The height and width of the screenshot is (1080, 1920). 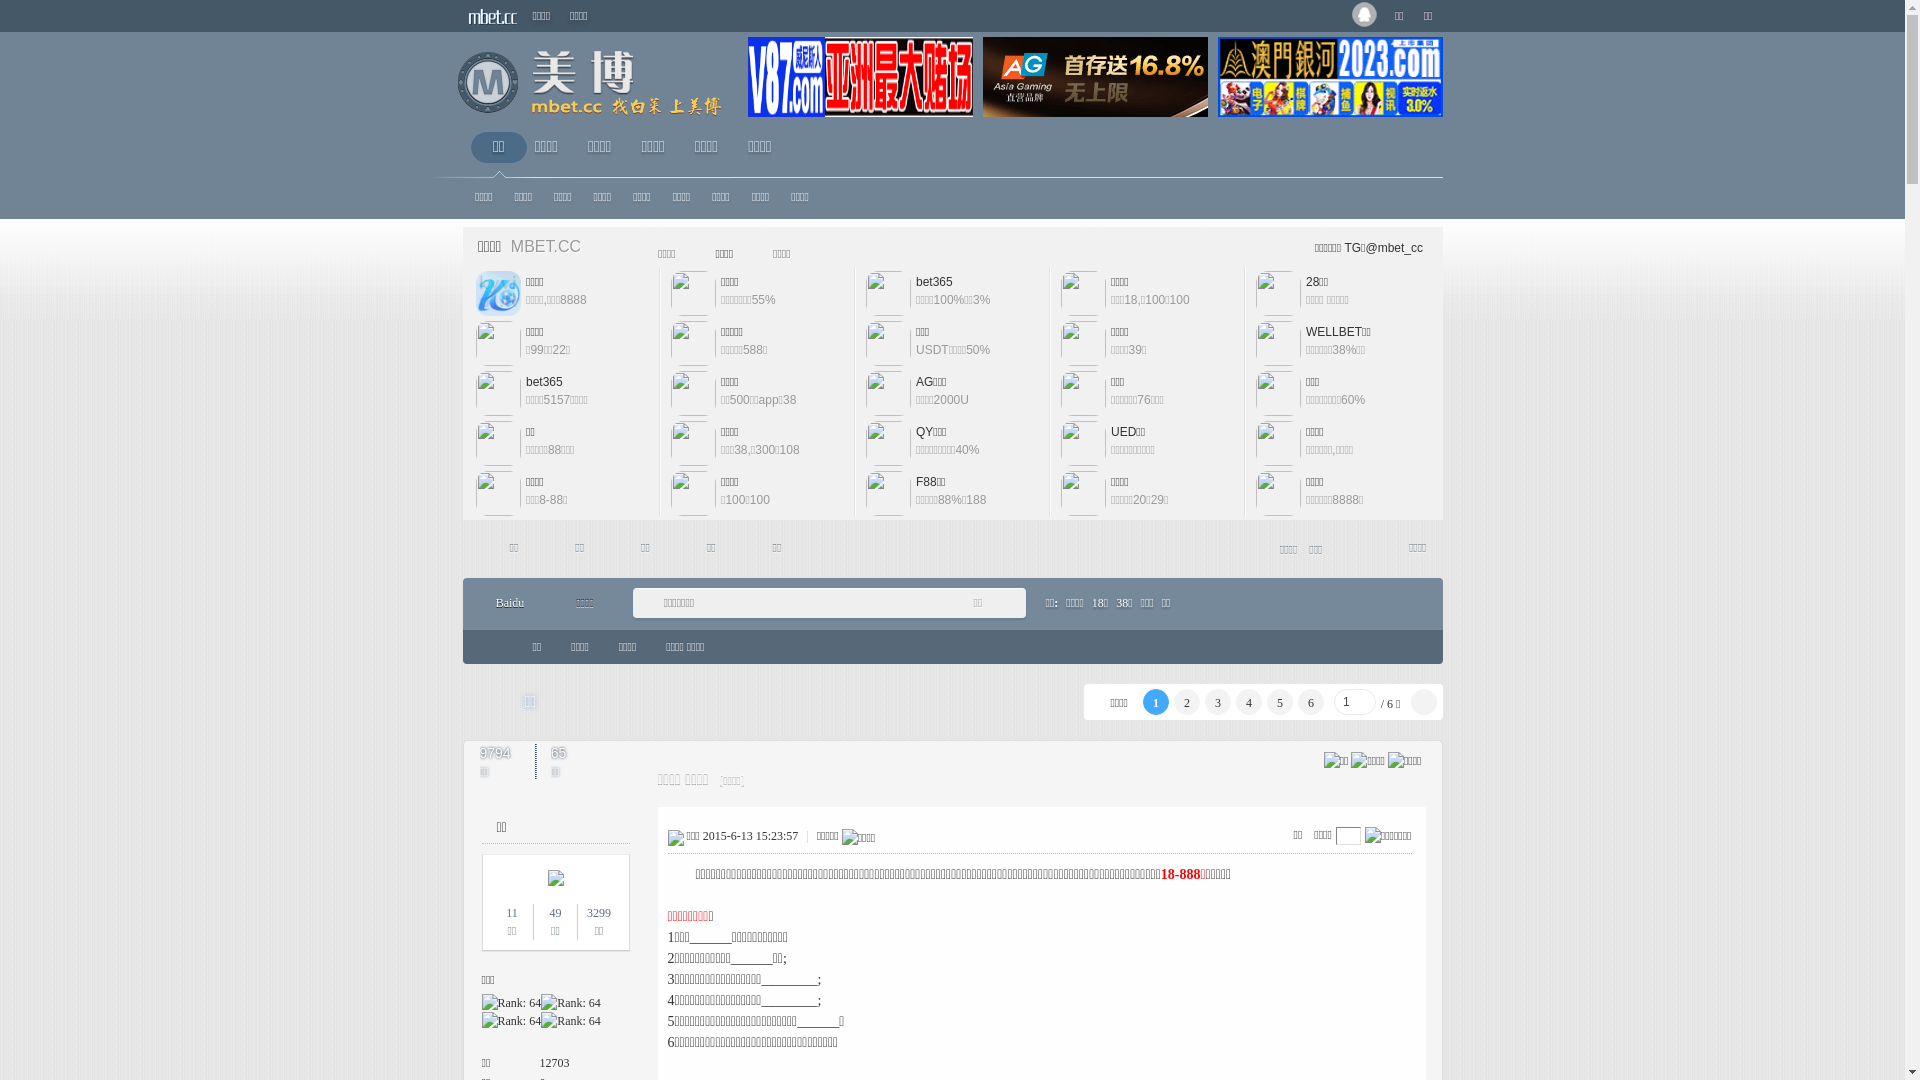 I want to click on '5', so click(x=1280, y=701).